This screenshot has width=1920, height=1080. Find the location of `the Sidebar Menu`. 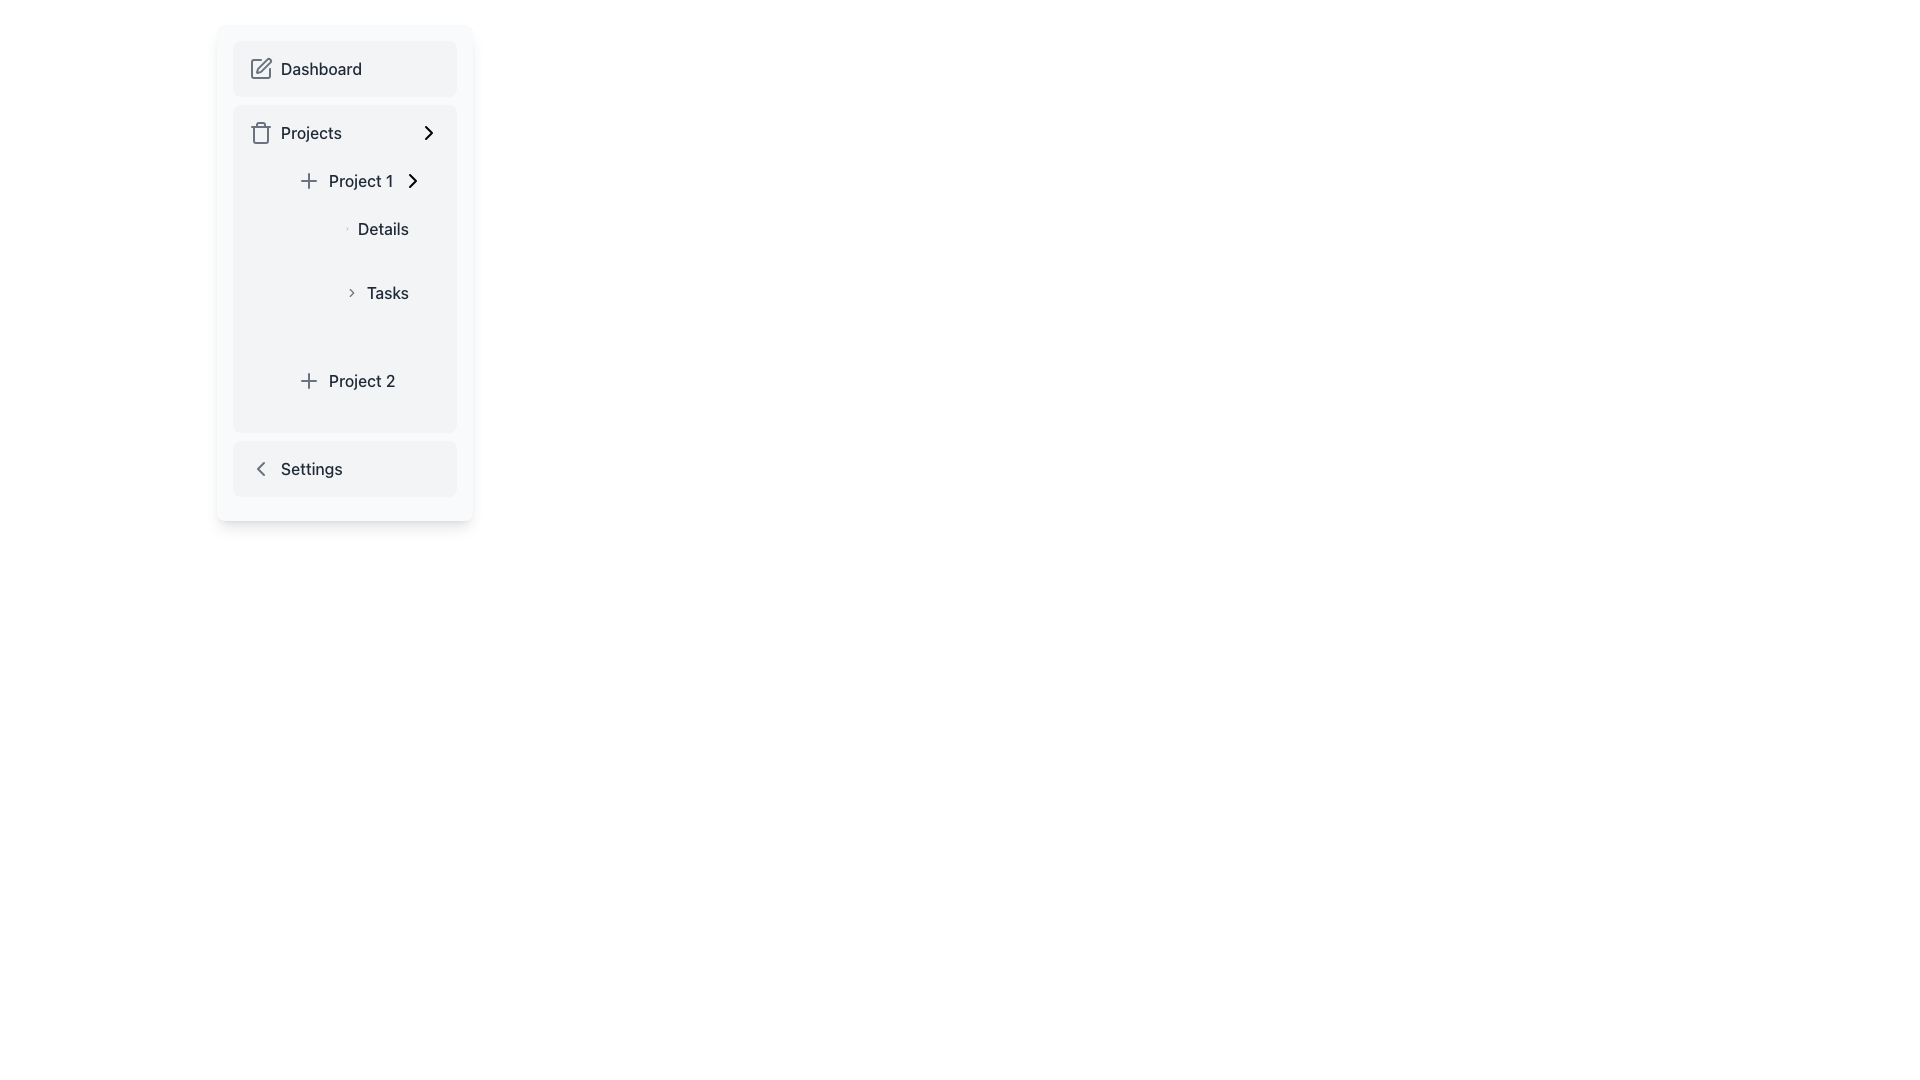

the Sidebar Menu is located at coordinates (345, 273).